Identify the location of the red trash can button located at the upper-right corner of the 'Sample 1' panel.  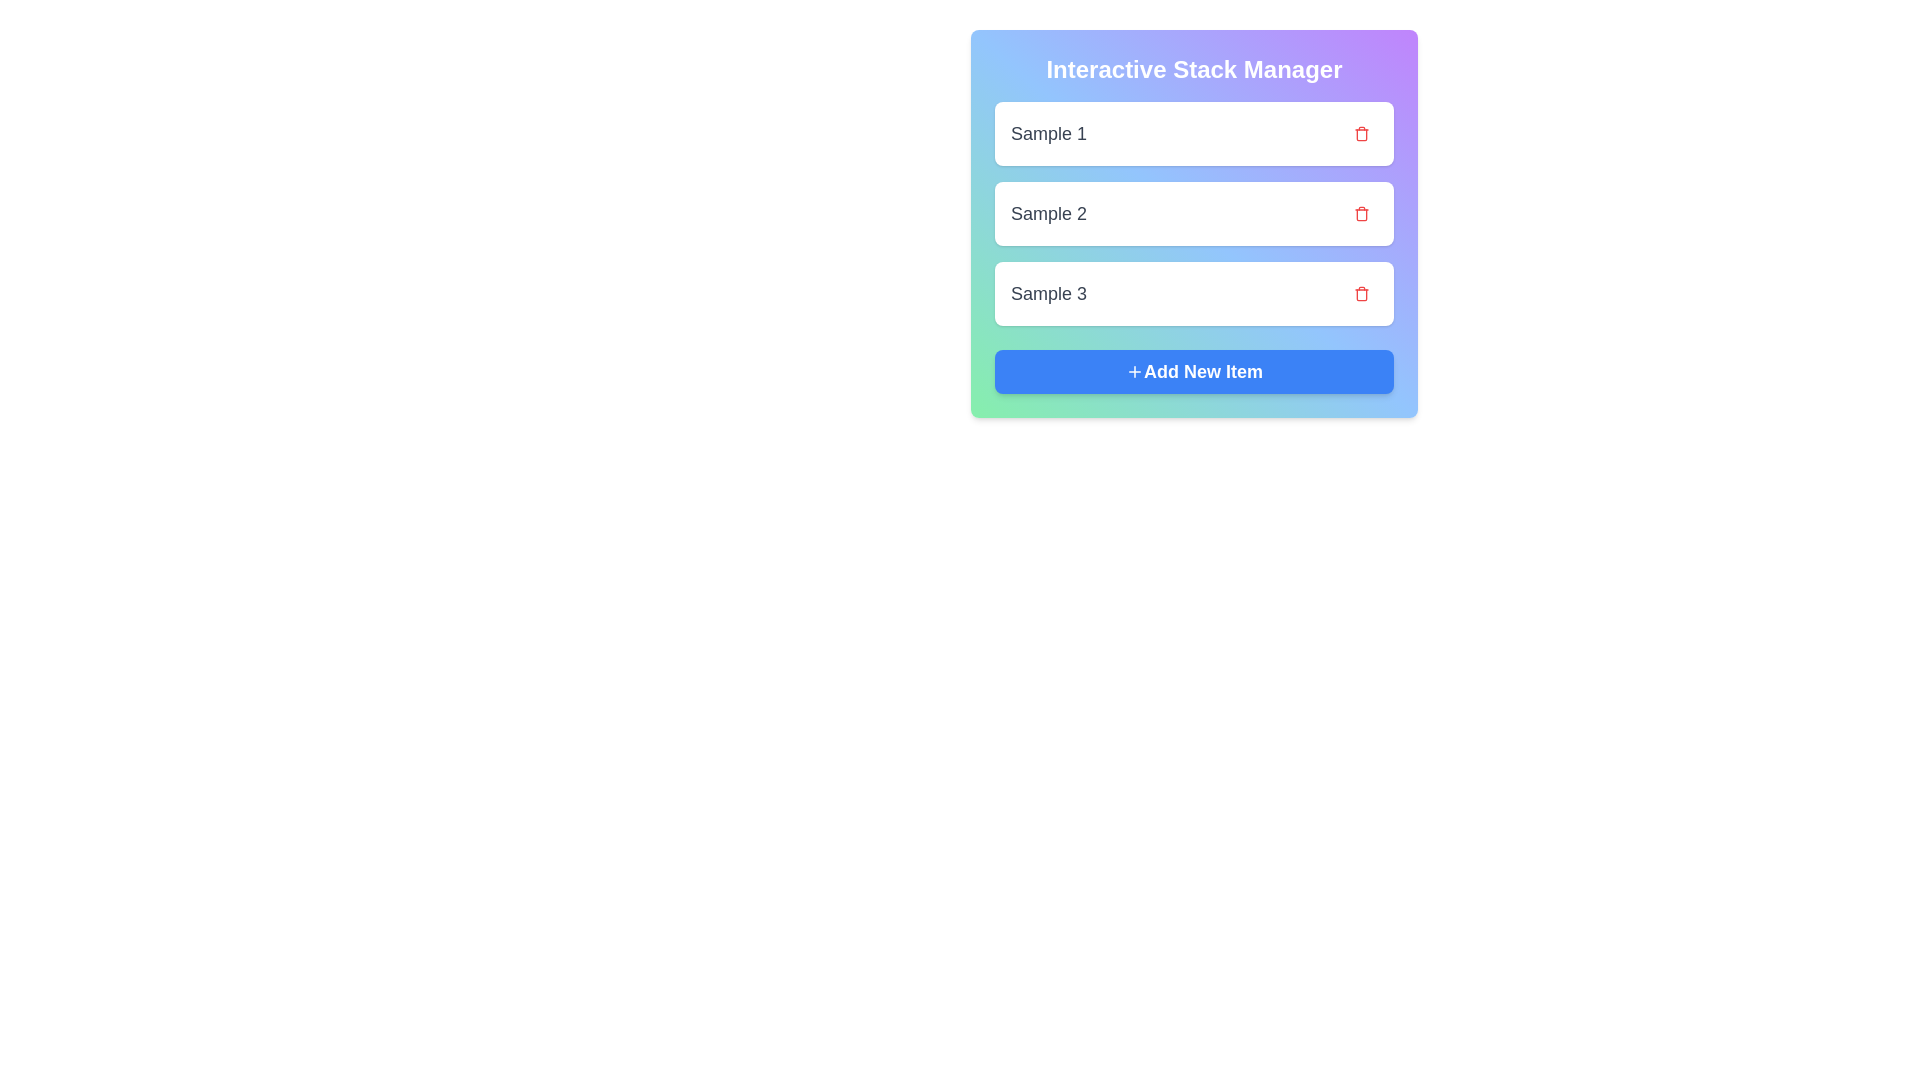
(1361, 134).